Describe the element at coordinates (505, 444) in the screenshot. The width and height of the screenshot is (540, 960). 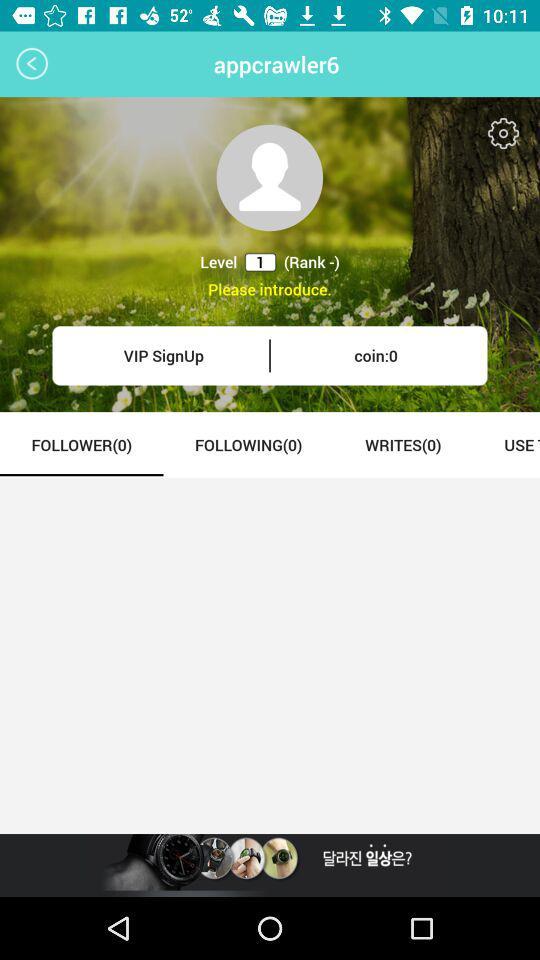
I see `use theme(0) app` at that location.